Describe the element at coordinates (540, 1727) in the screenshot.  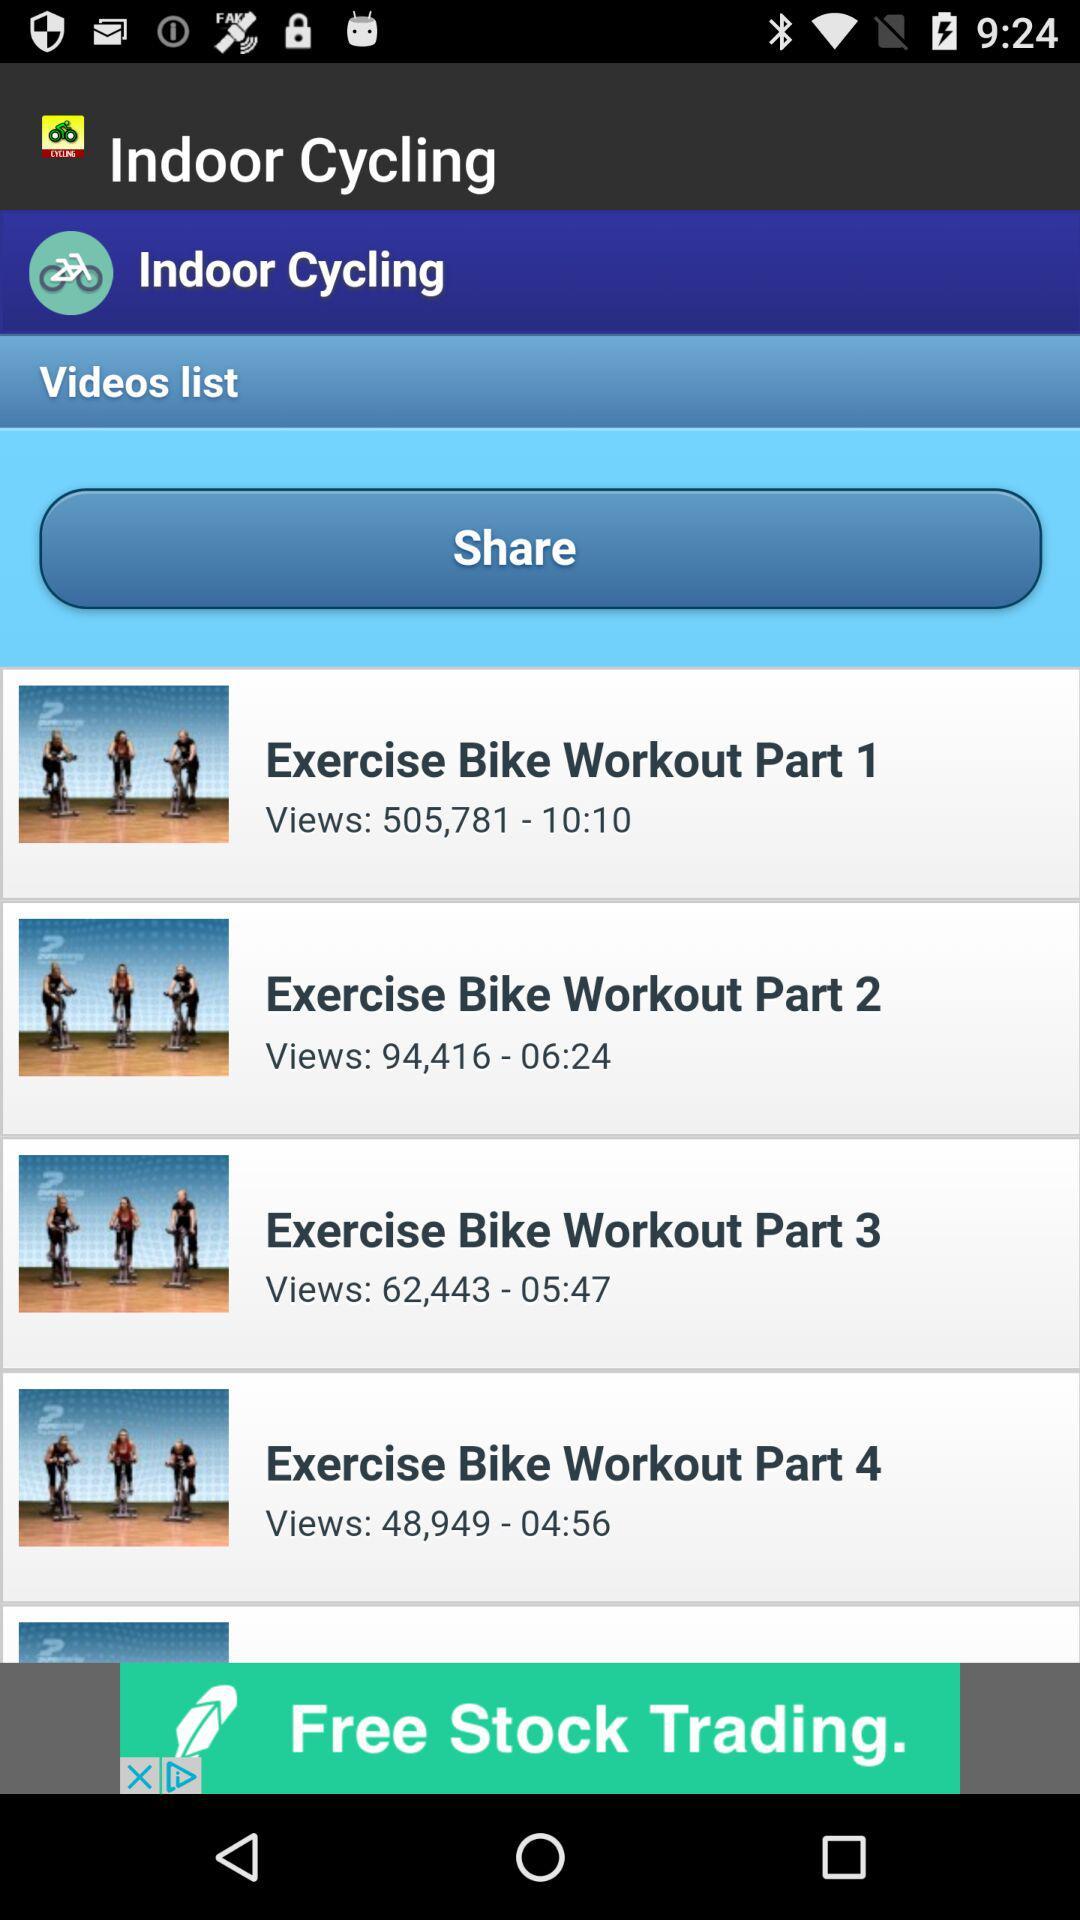
I see `advertisement` at that location.